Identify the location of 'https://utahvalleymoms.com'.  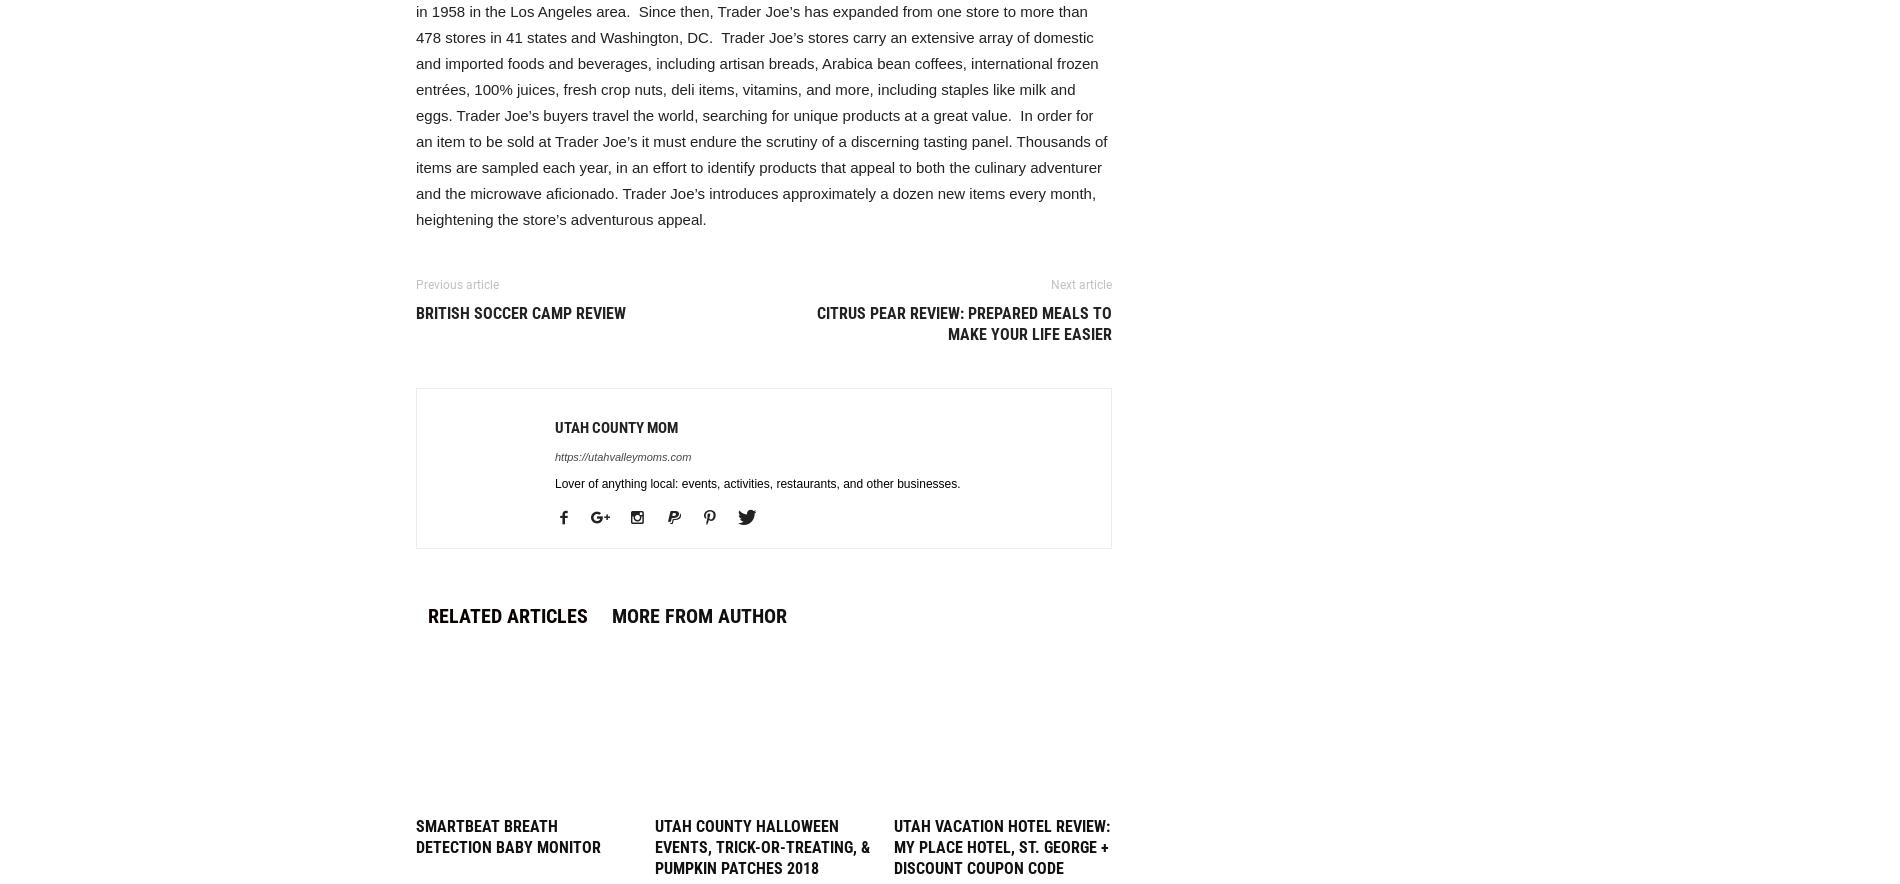
(623, 457).